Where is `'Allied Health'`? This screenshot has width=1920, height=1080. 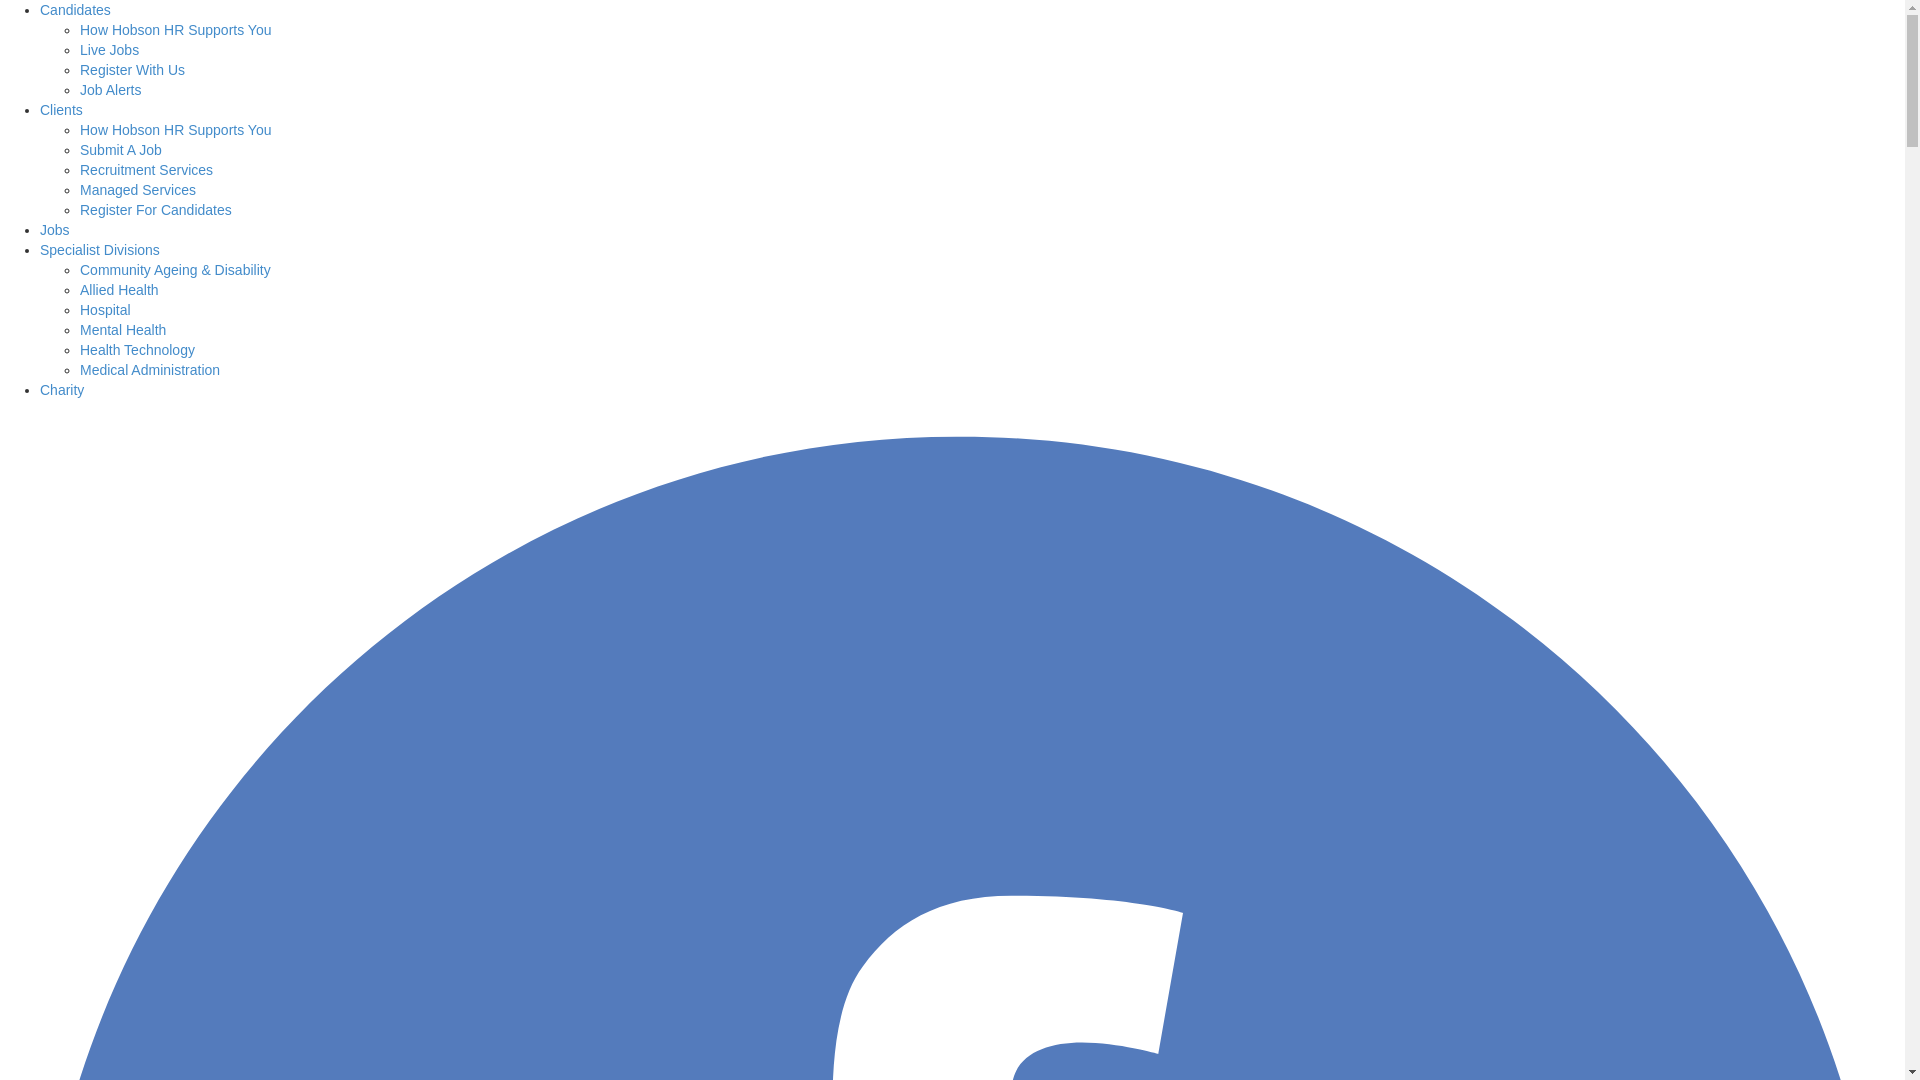 'Allied Health' is located at coordinates (80, 289).